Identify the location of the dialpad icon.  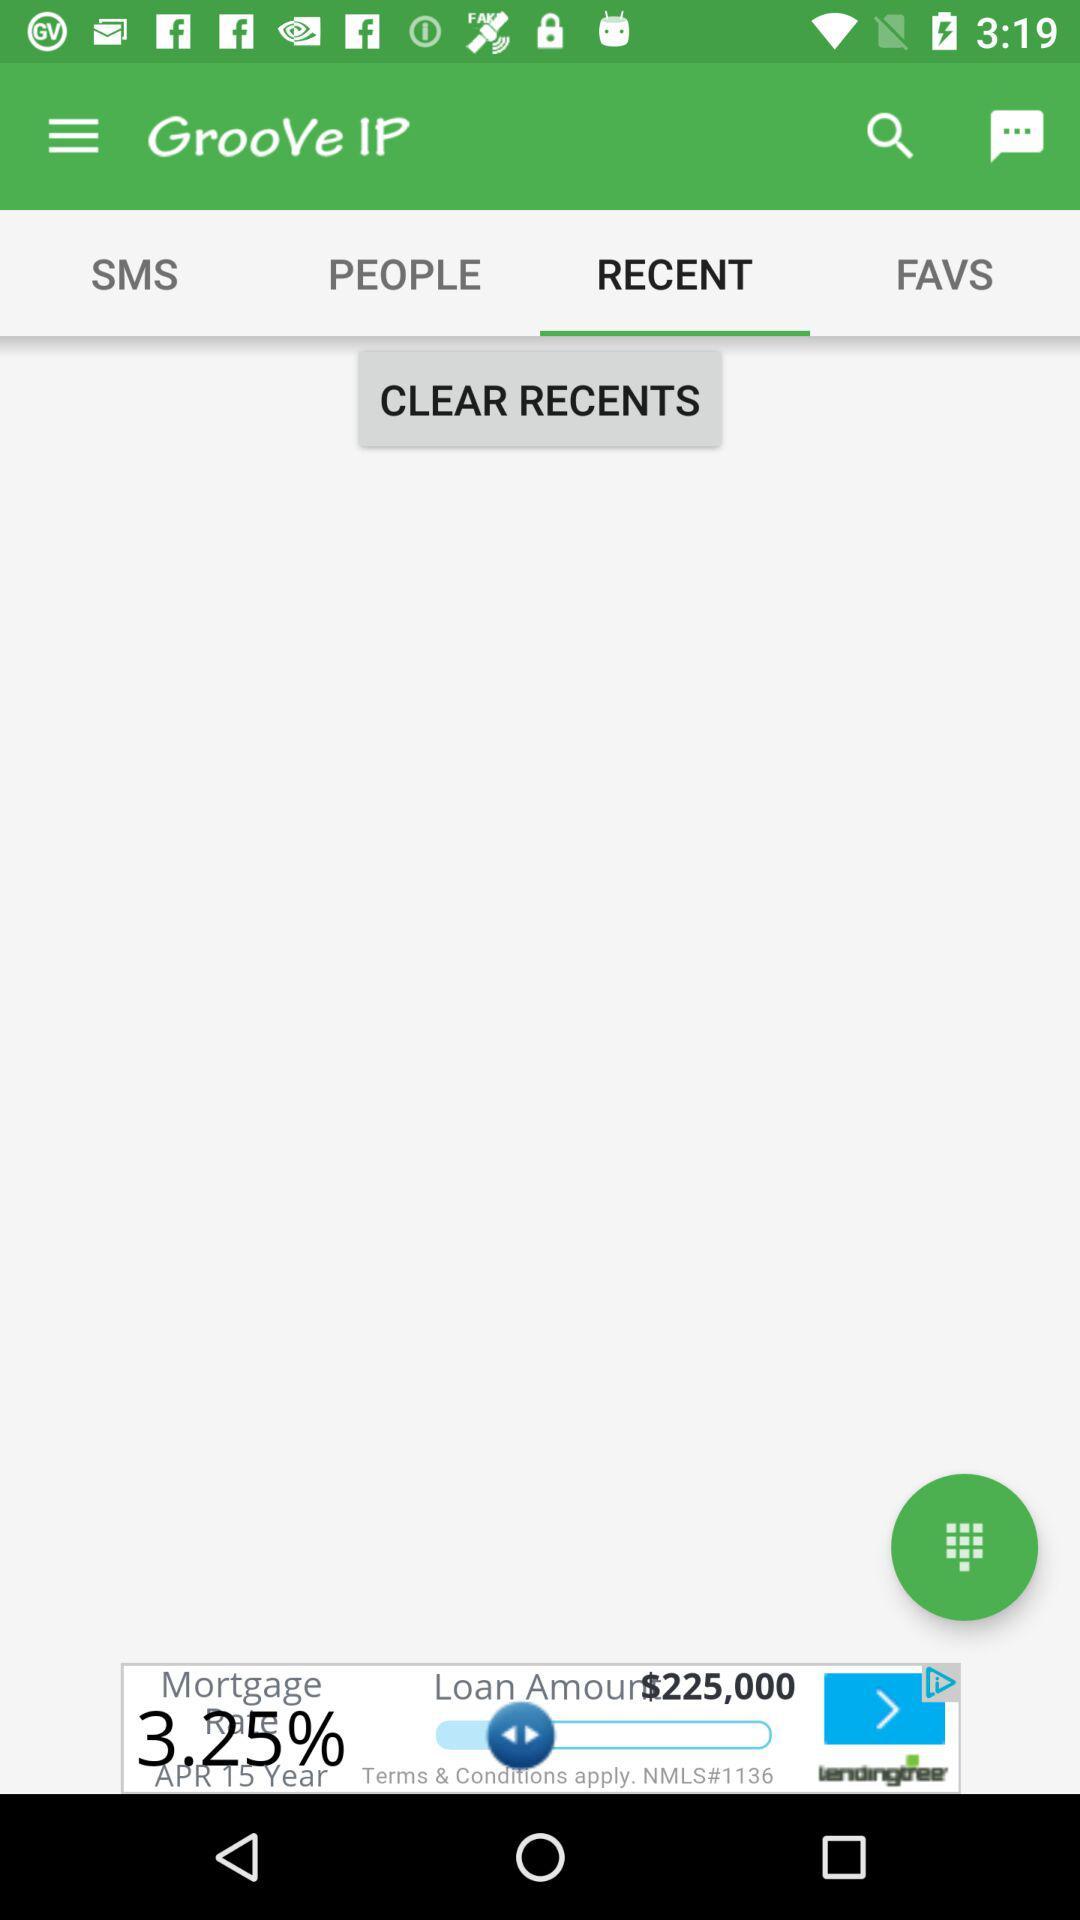
(963, 1546).